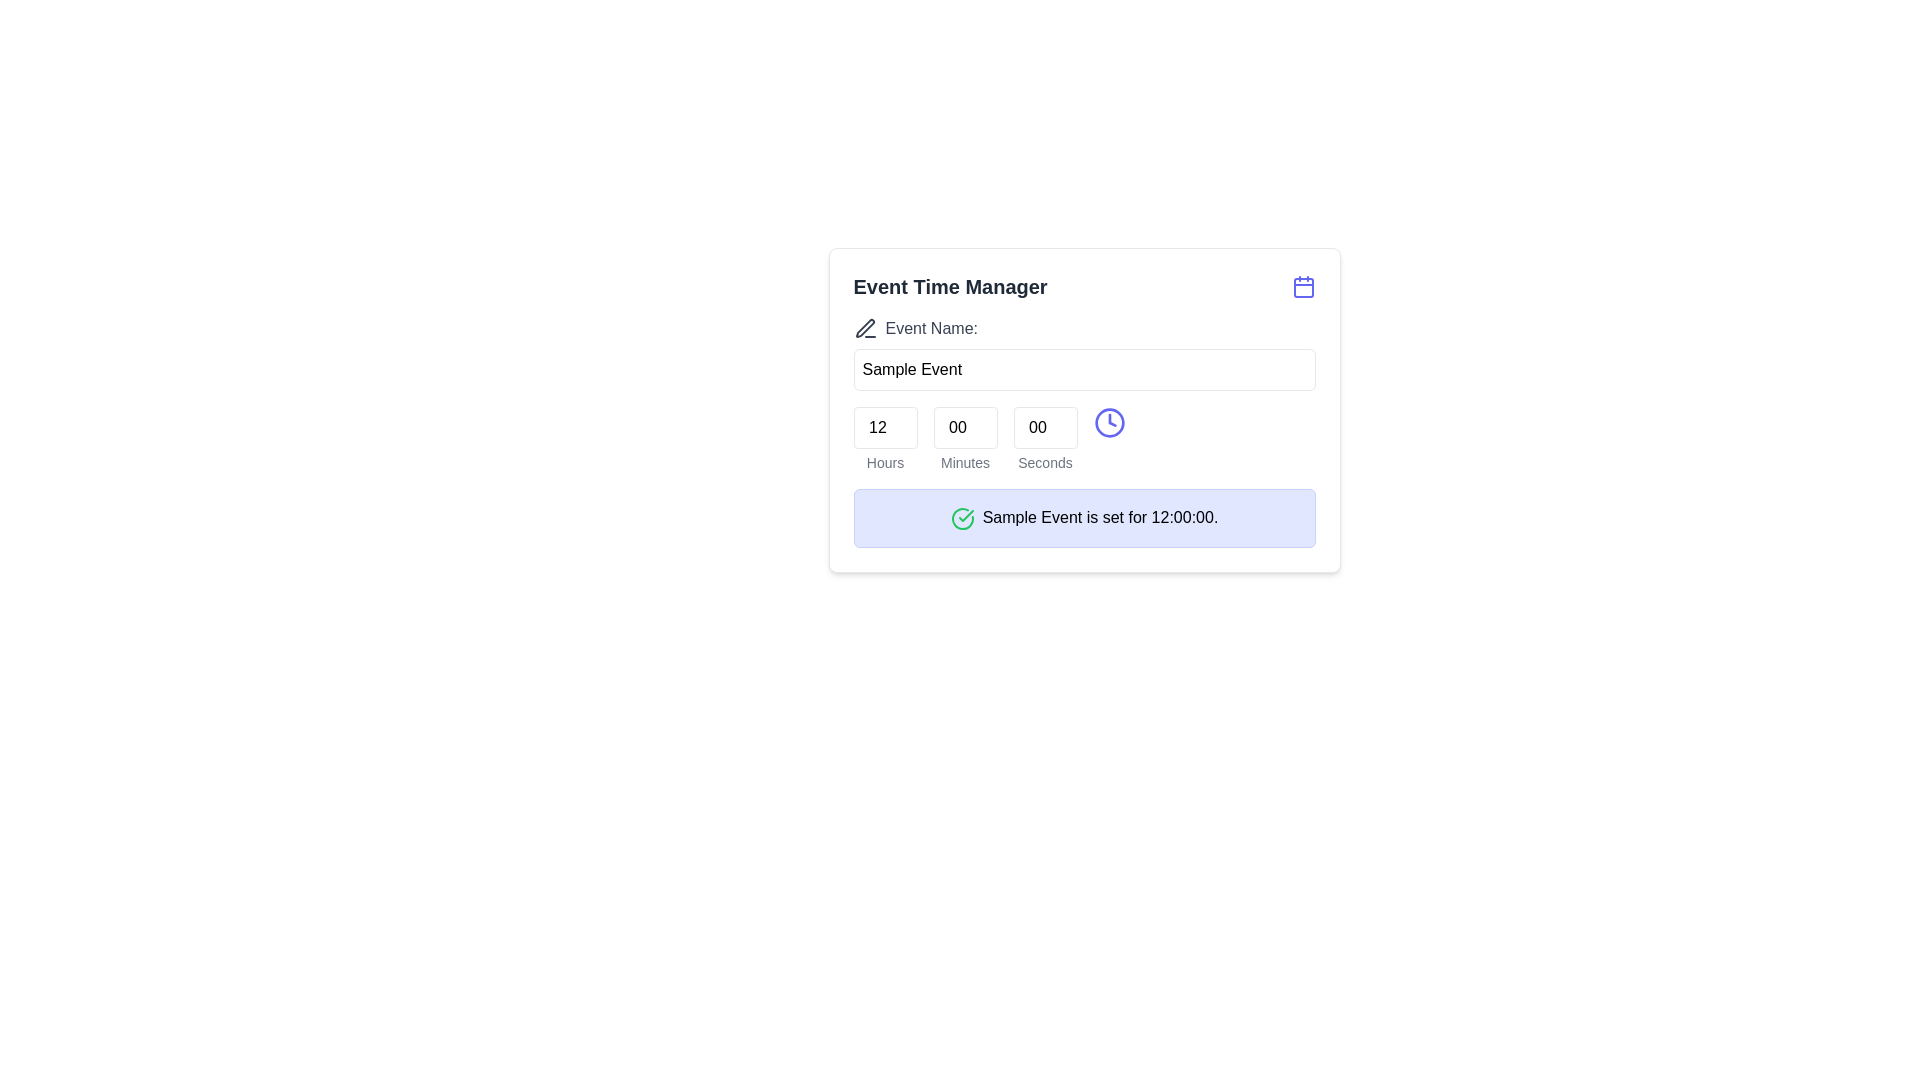 This screenshot has width=1920, height=1080. Describe the element at coordinates (962, 517) in the screenshot. I see `the appearance of the circular icon indicating successful completion within the notification panel` at that location.